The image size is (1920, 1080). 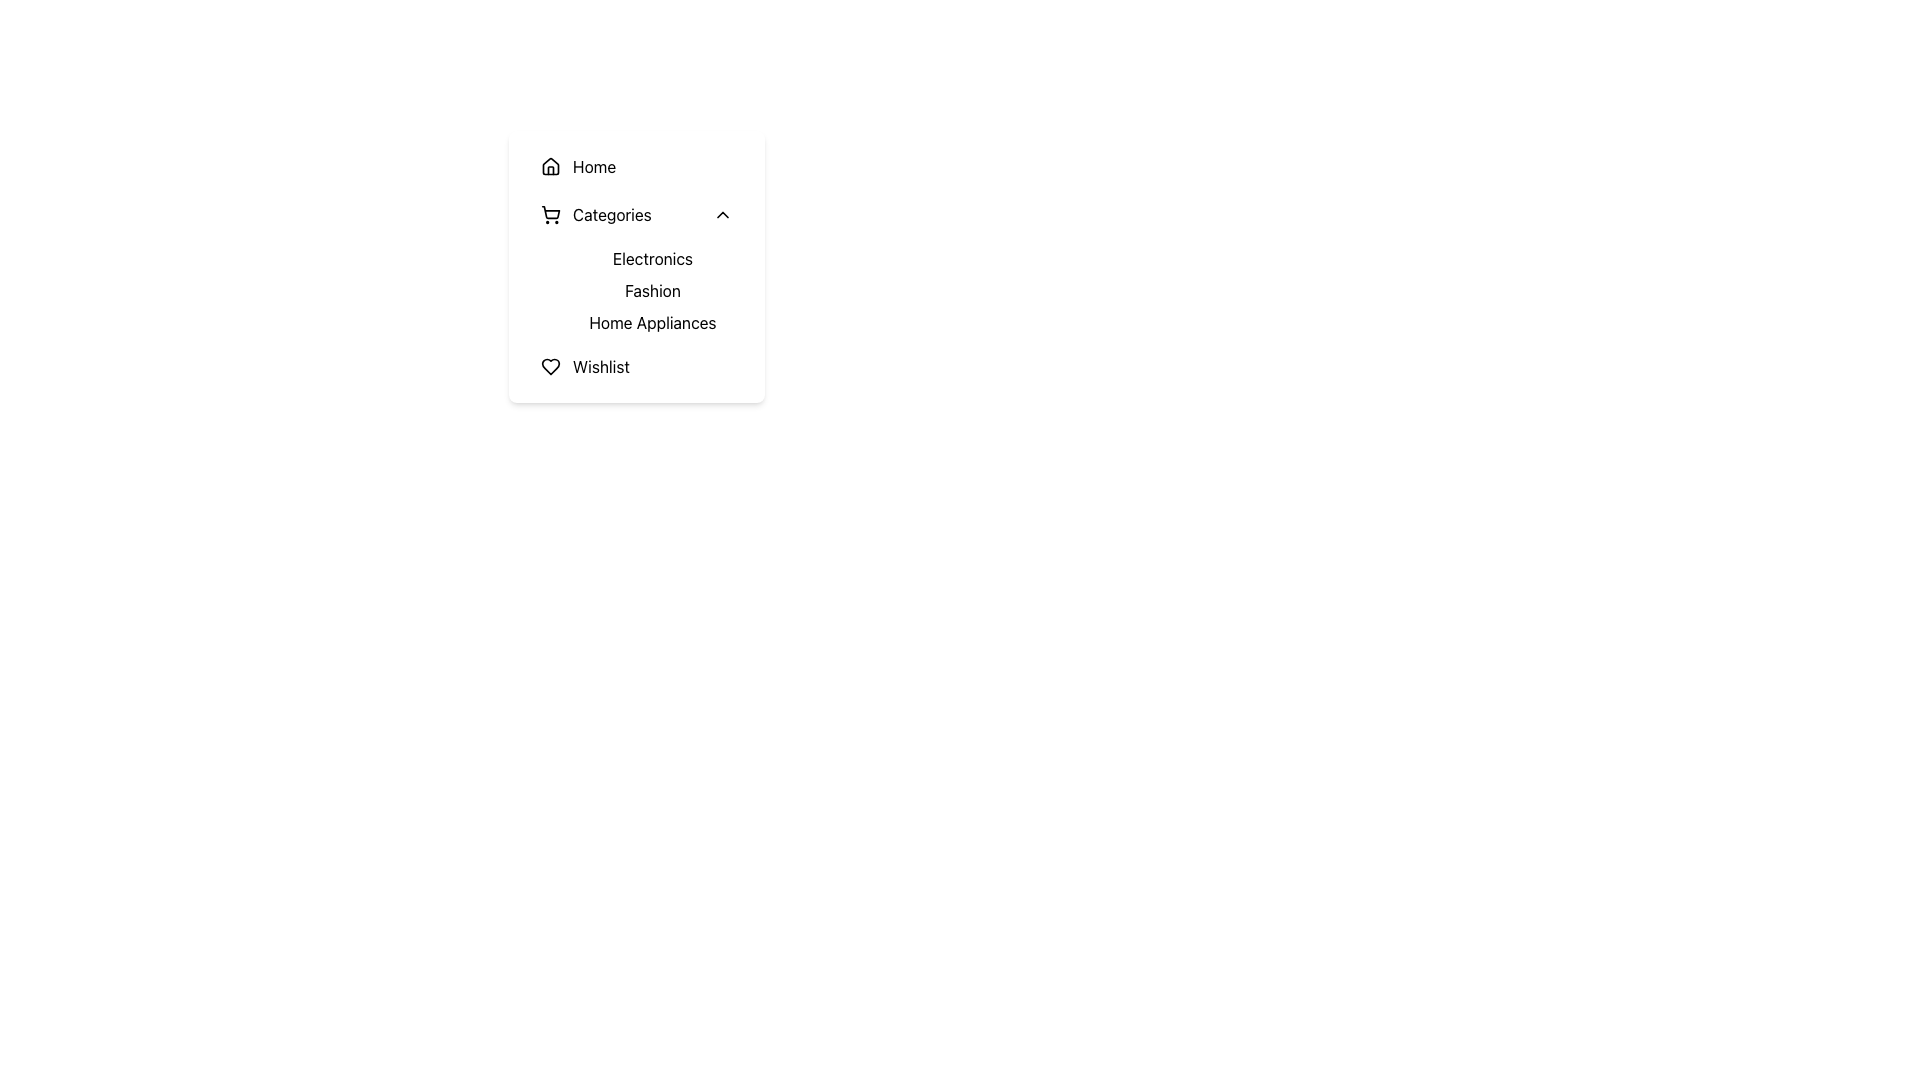 I want to click on the 'Fashion' link in the Hyperlinked menu list located in the 'Categories' section, so click(x=652, y=290).